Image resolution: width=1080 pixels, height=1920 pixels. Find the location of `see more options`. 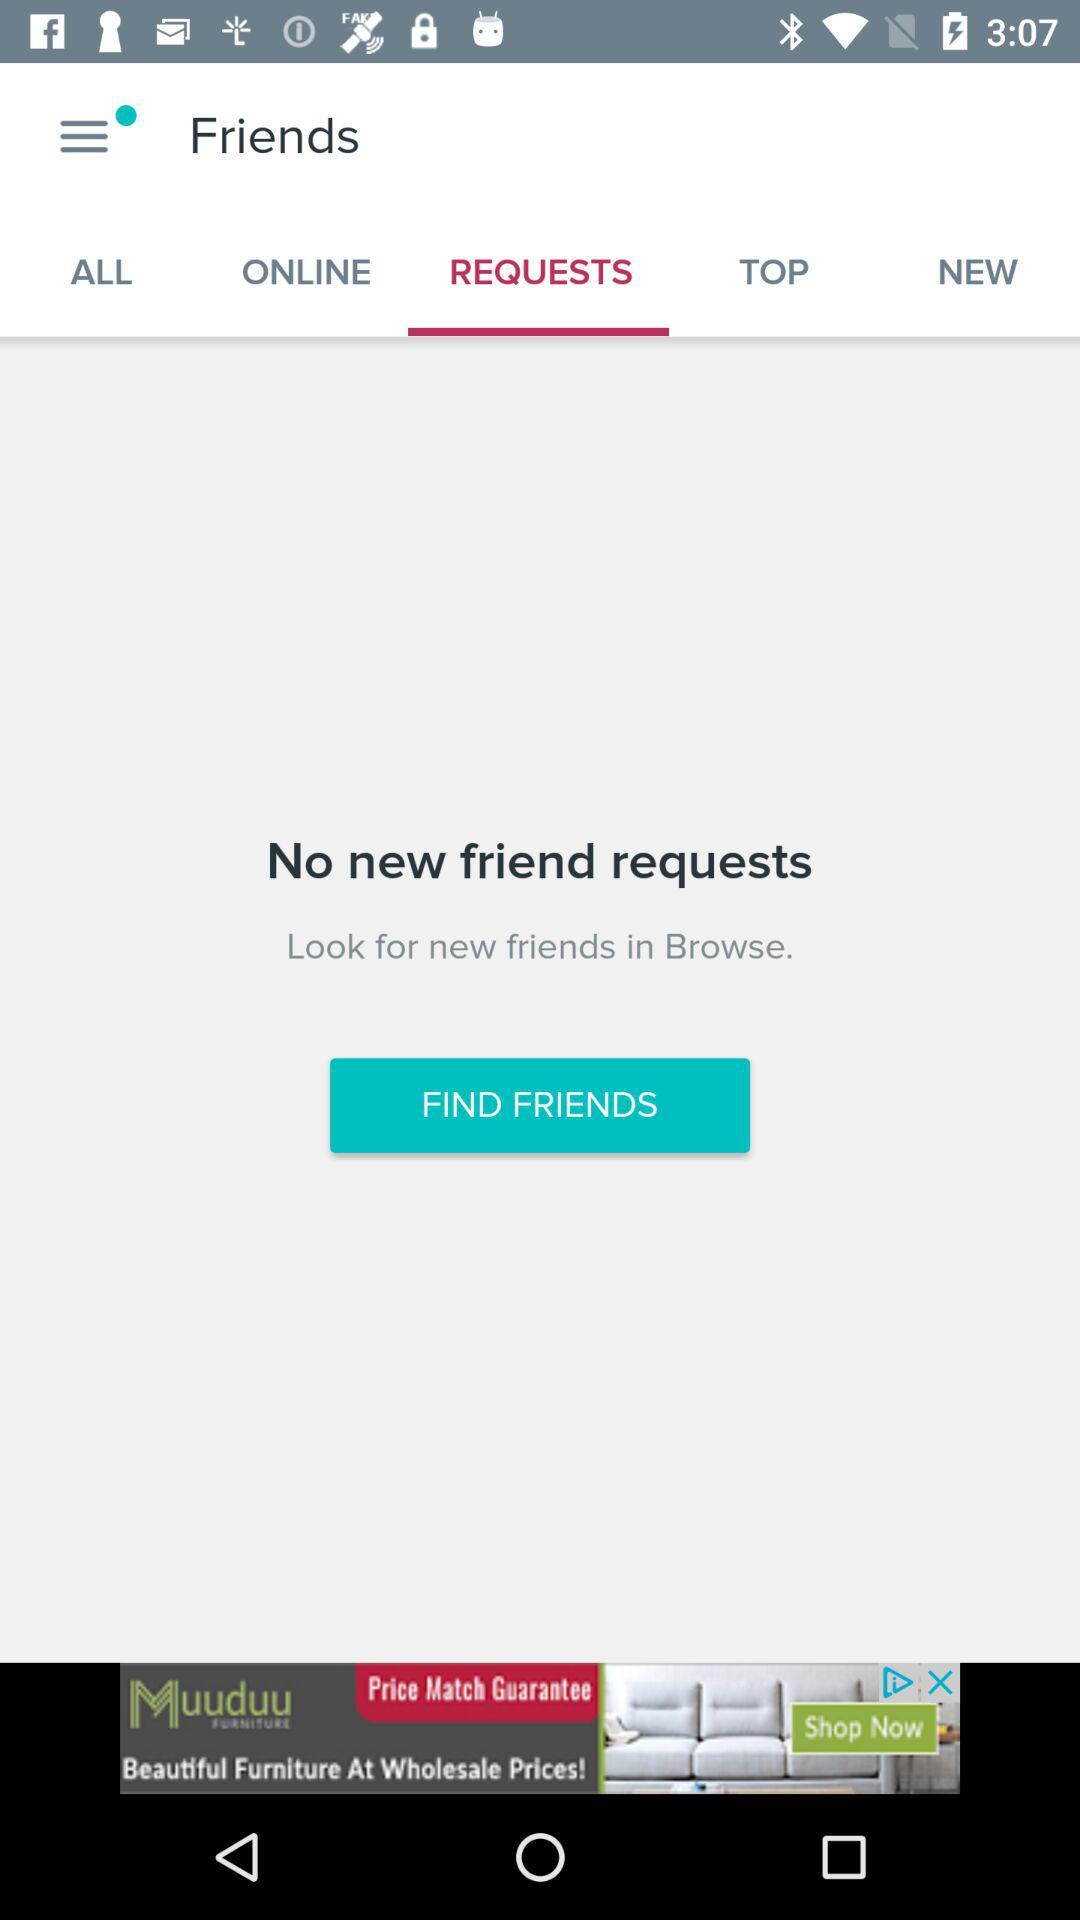

see more options is located at coordinates (83, 135).